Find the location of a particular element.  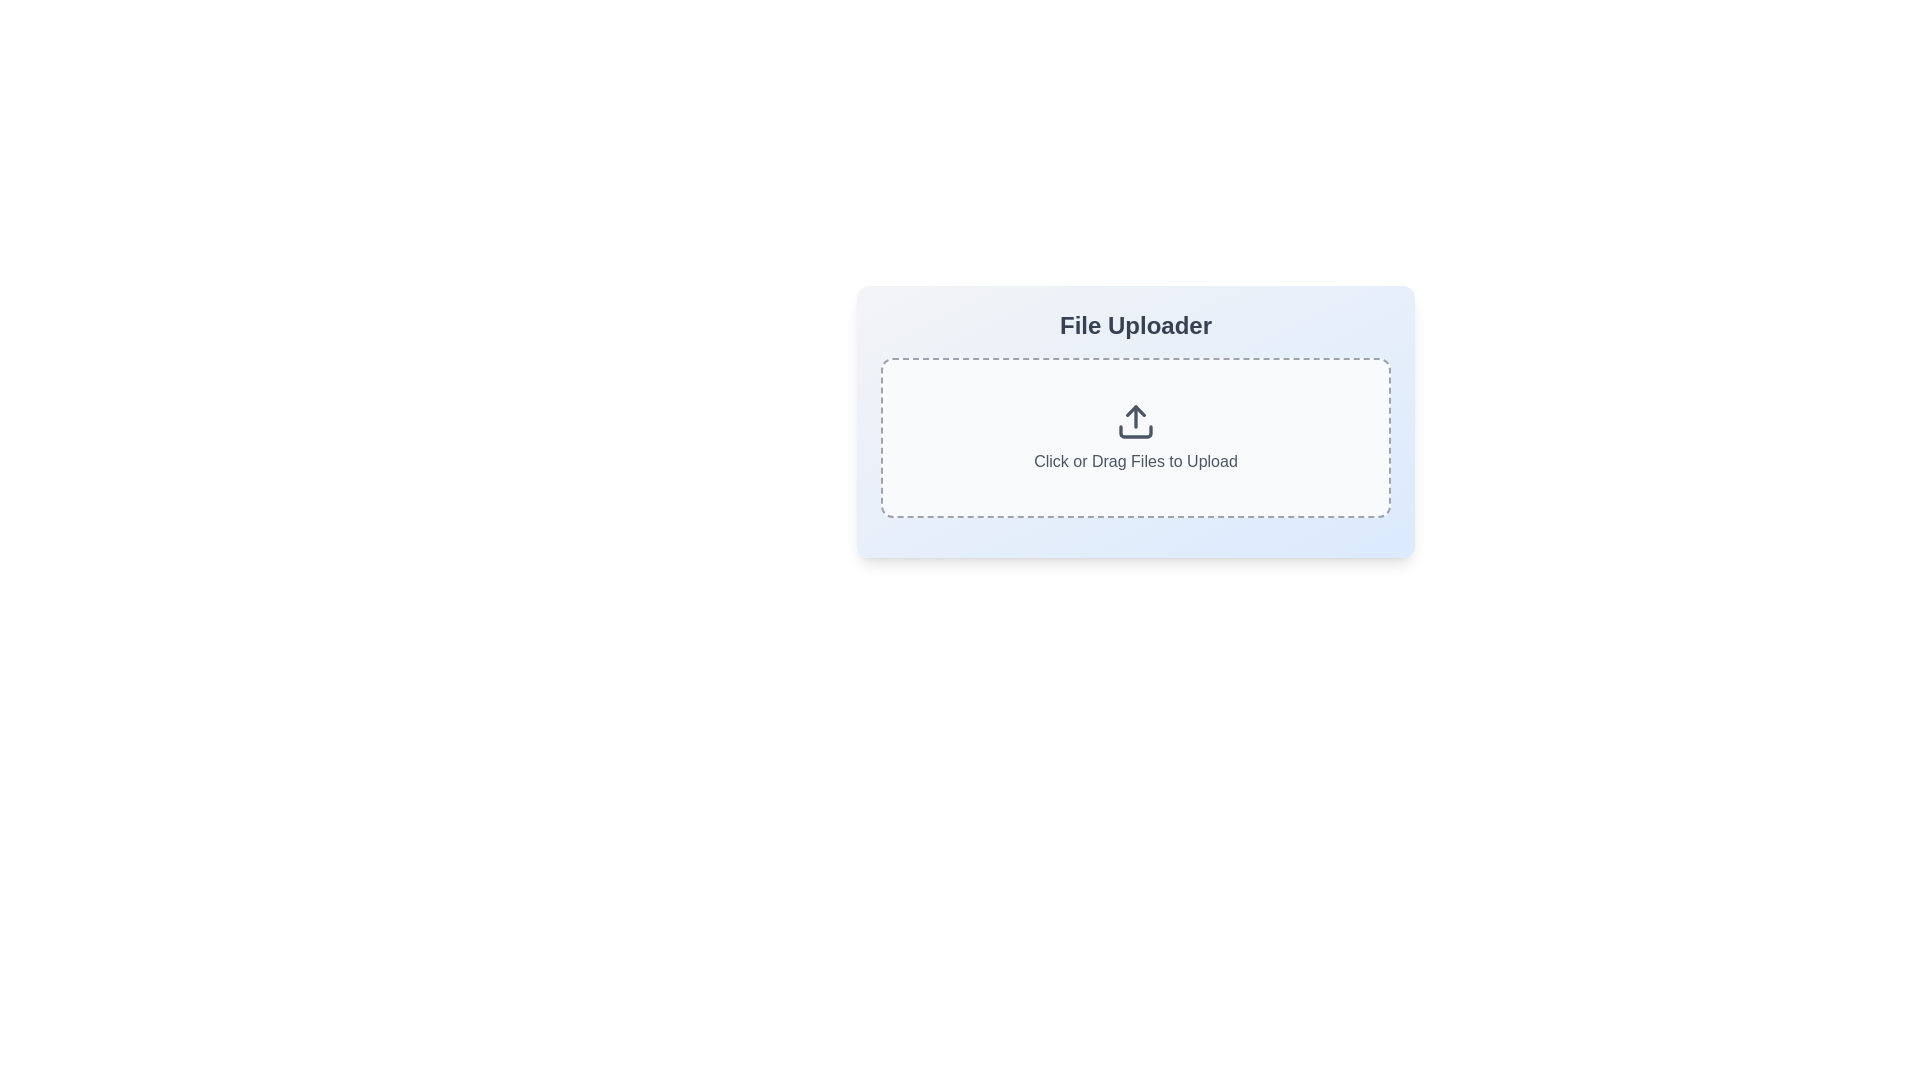

the text label displaying 'Click or Drag Files to Upload', which is located below the upload icon within the file upload area is located at coordinates (1136, 462).